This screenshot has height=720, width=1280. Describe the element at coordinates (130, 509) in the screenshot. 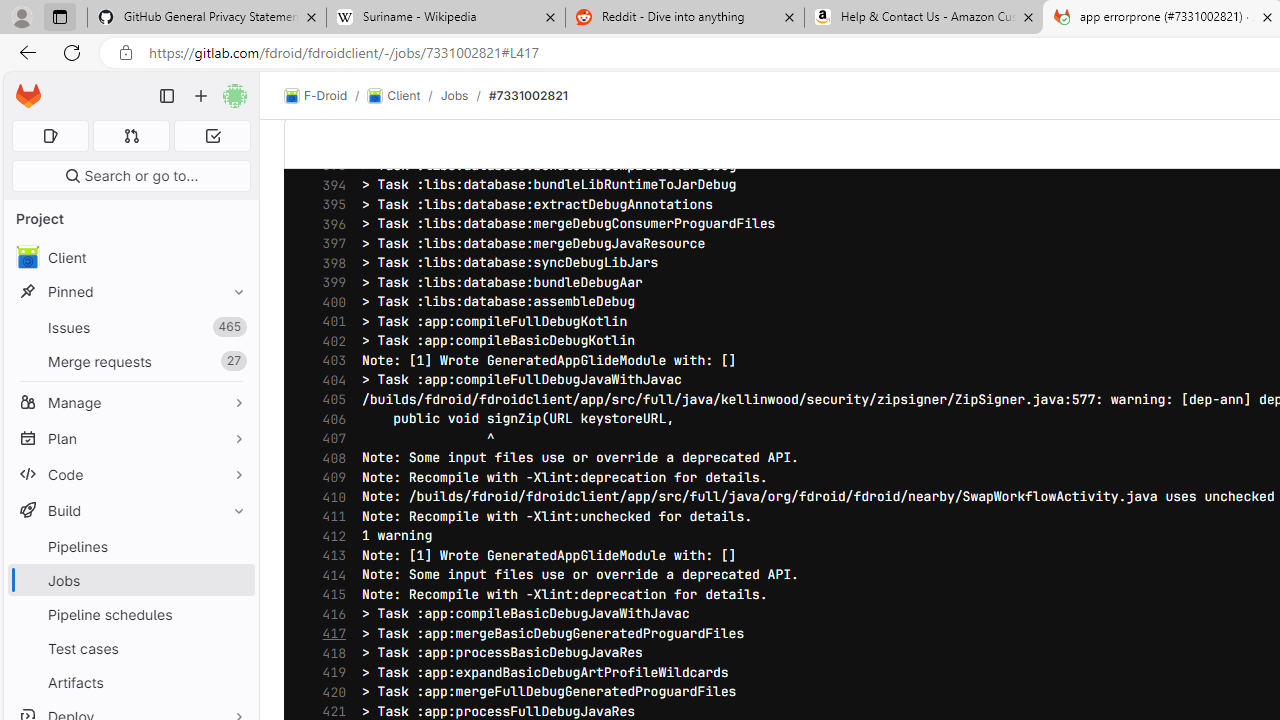

I see `'Build'` at that location.